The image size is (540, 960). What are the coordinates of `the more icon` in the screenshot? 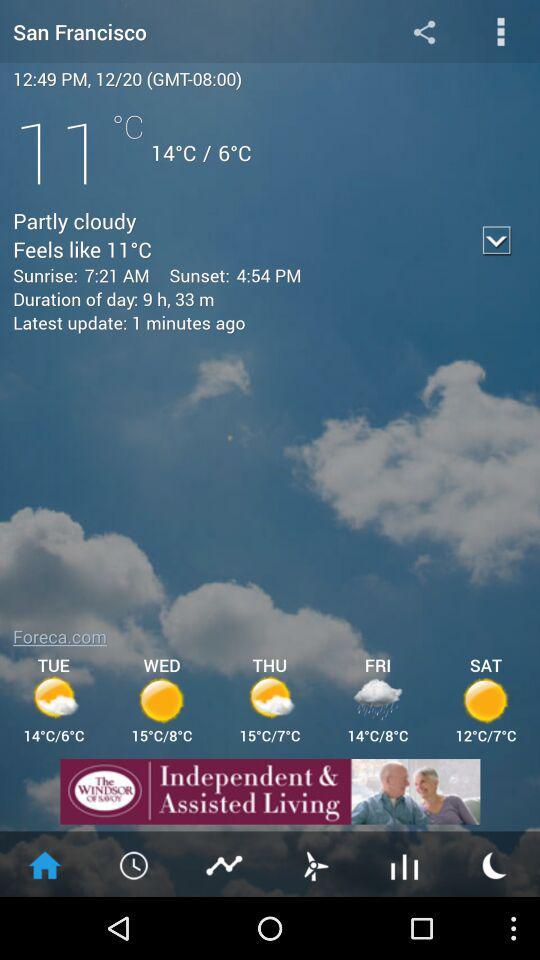 It's located at (500, 33).